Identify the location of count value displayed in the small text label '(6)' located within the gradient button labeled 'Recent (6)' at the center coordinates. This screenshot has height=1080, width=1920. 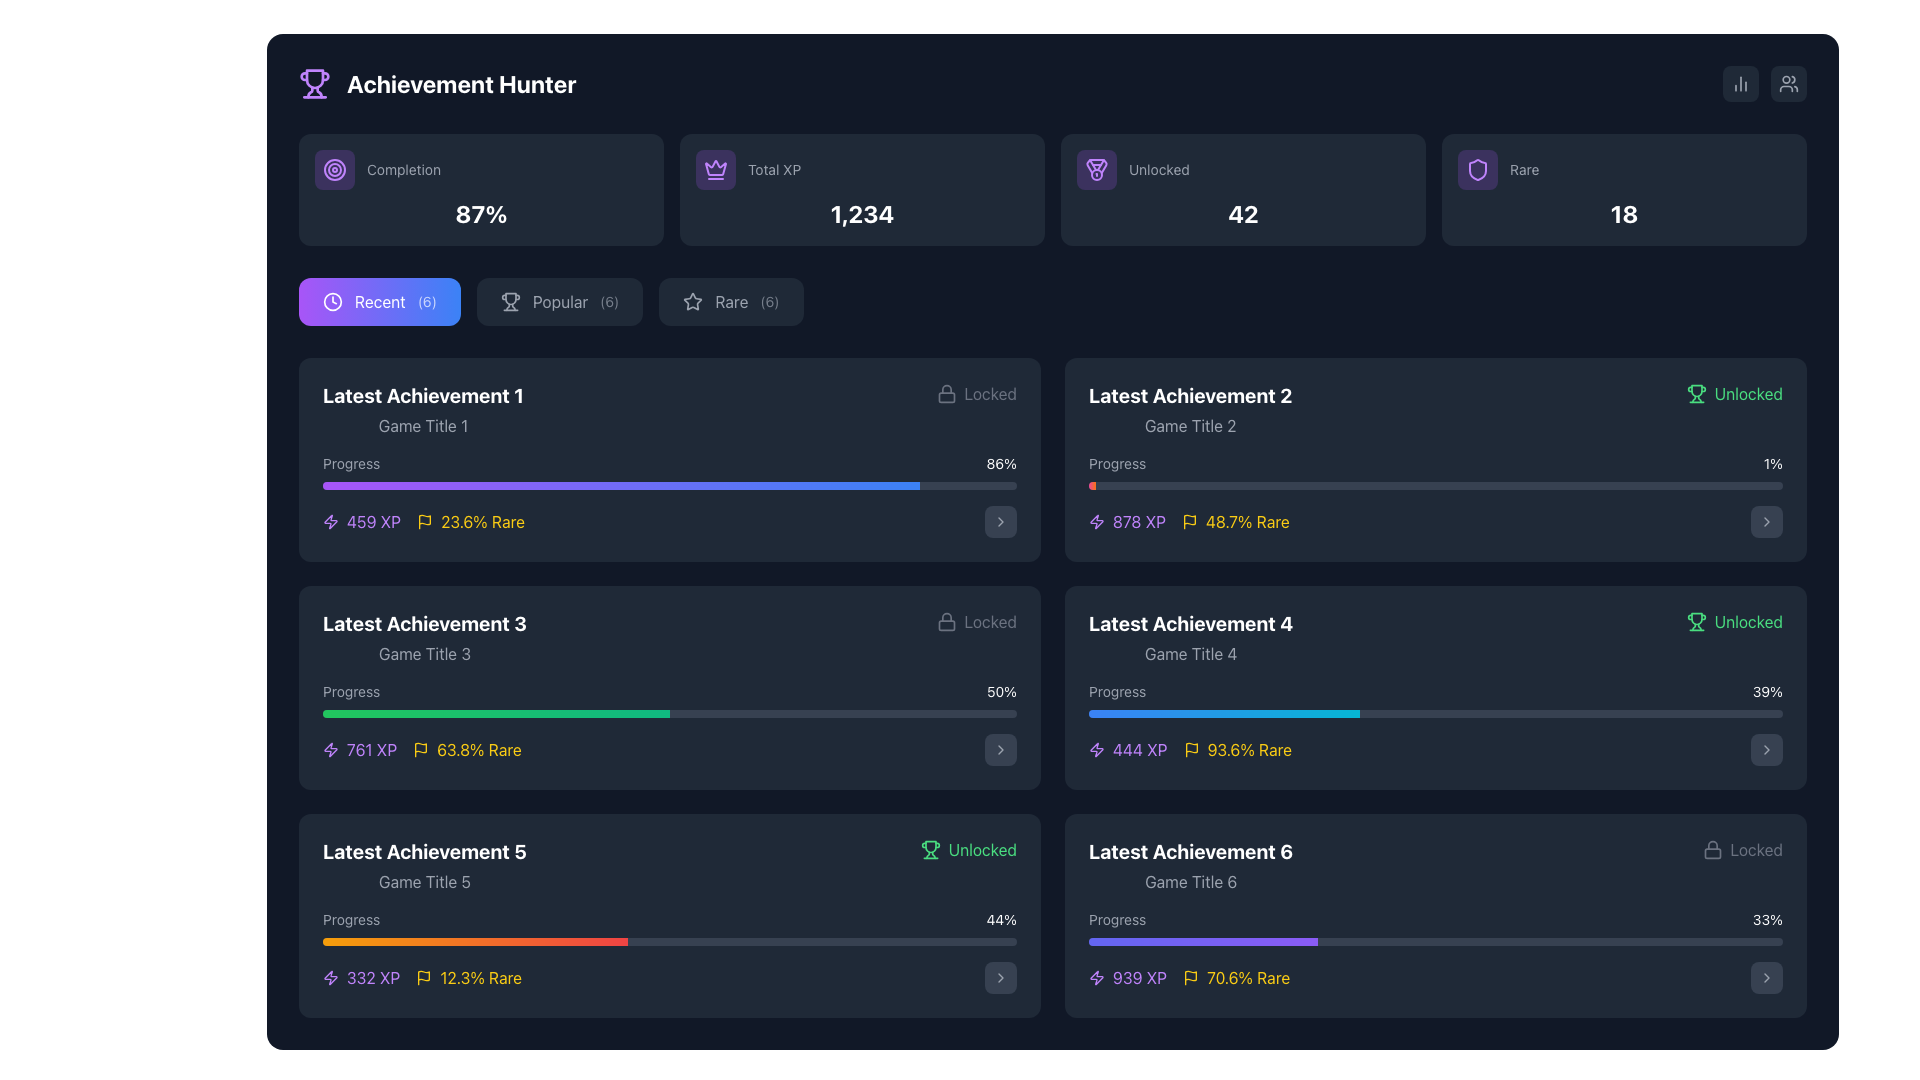
(426, 301).